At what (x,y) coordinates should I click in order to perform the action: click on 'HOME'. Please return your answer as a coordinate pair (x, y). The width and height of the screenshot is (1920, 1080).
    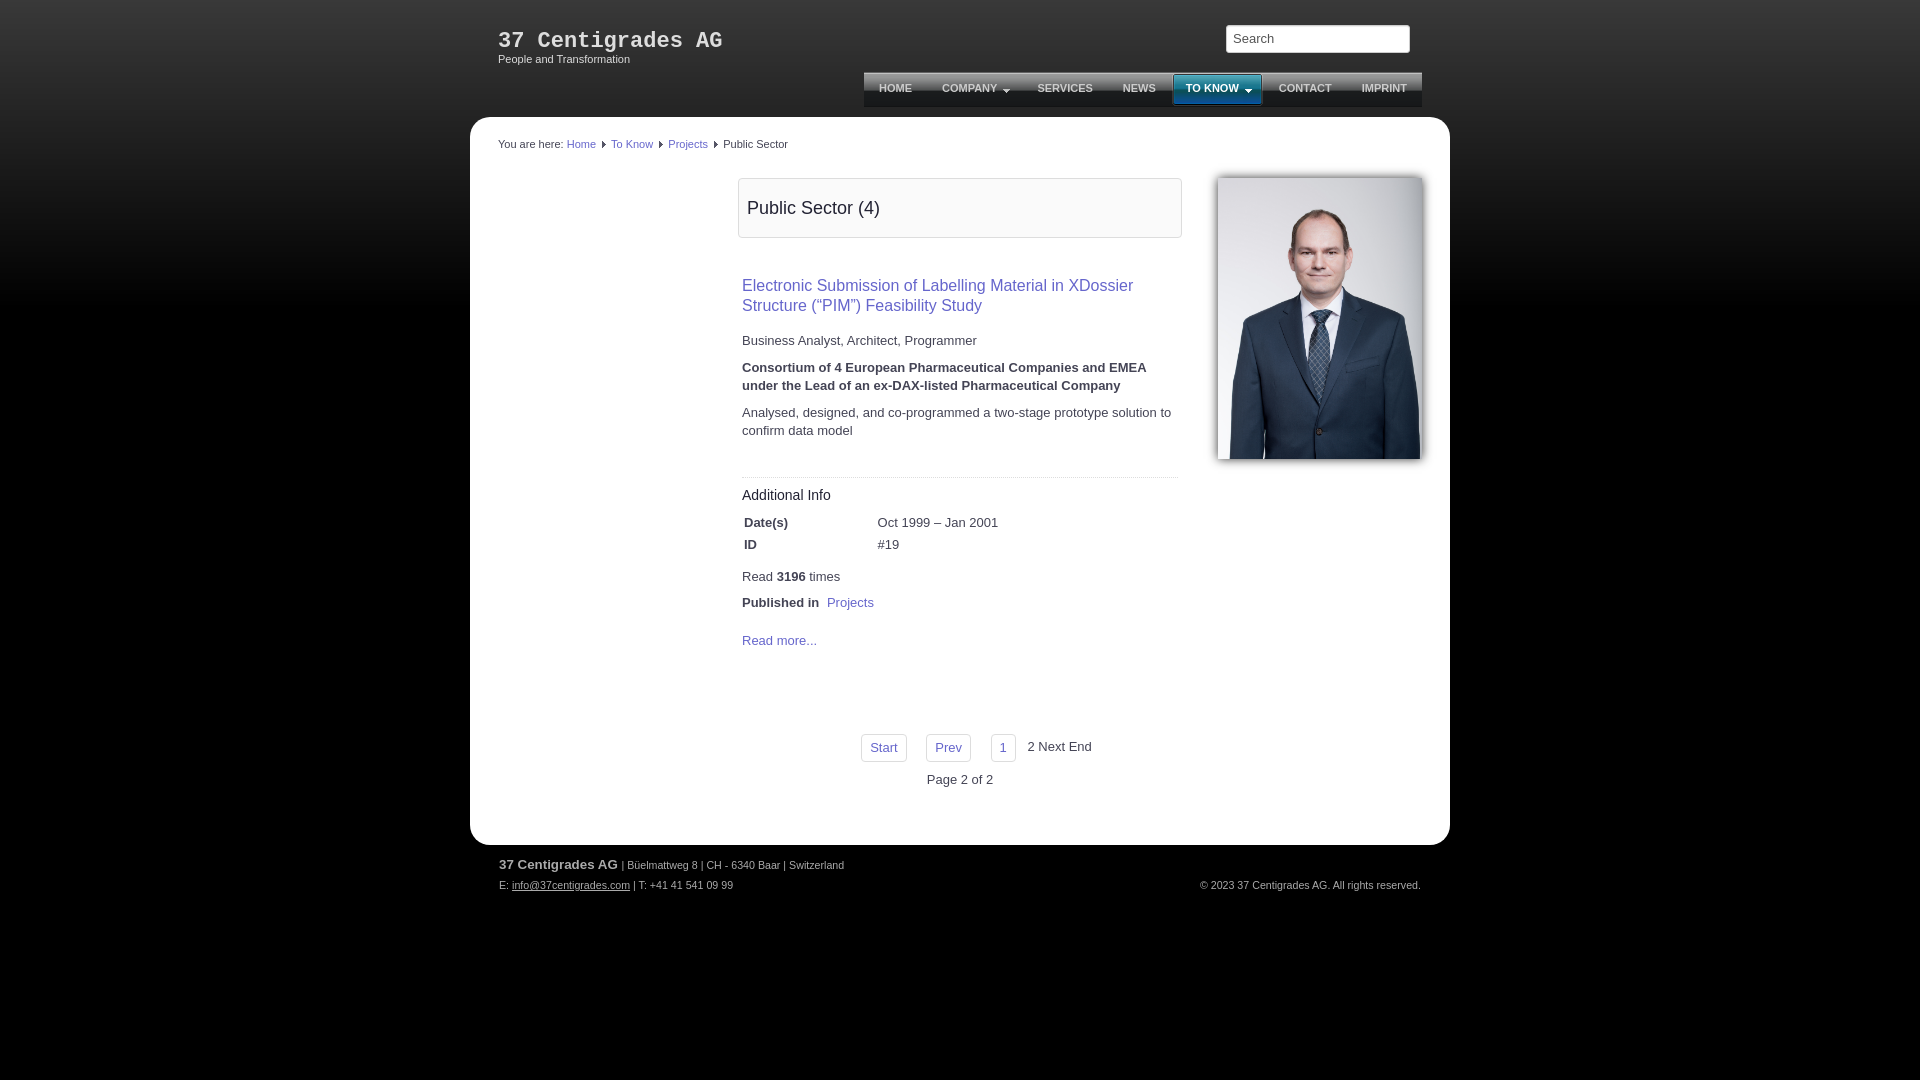
    Looking at the image, I should click on (894, 88).